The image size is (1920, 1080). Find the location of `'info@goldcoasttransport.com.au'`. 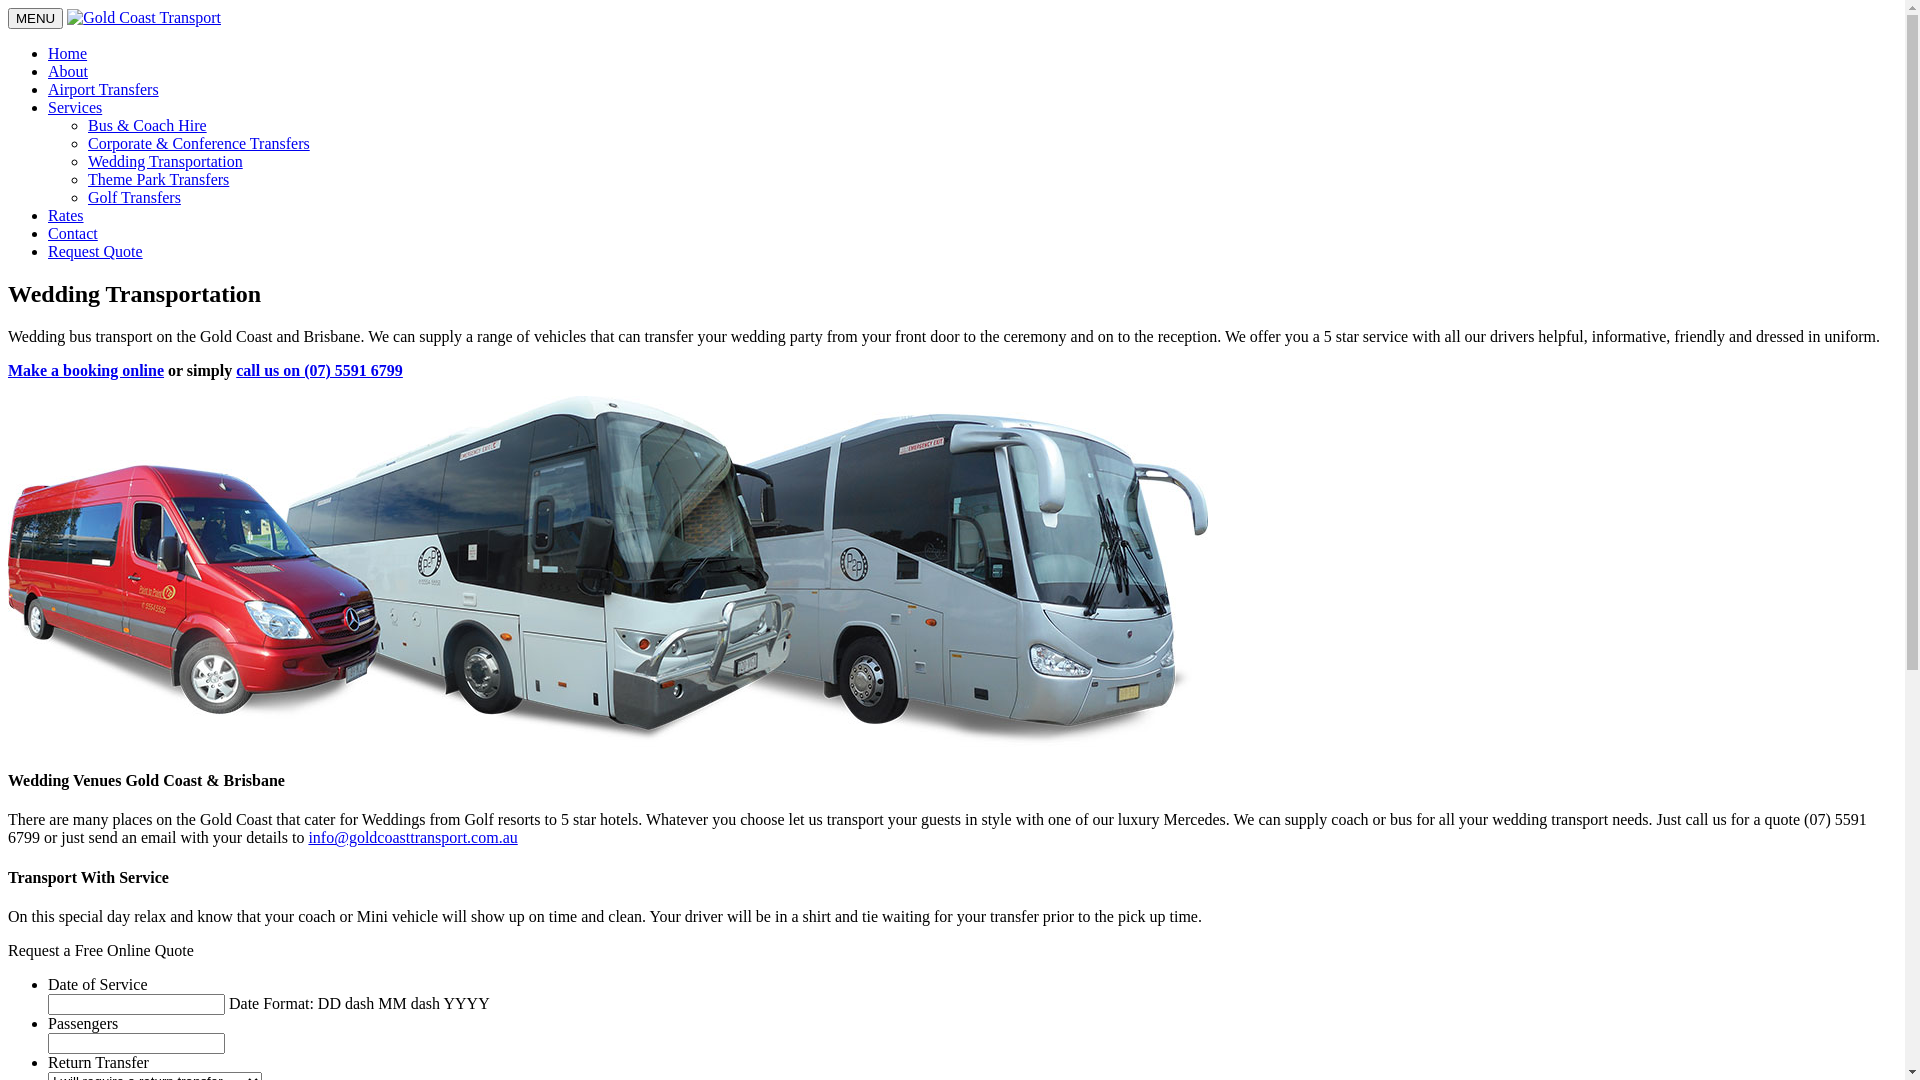

'info@goldcoasttransport.com.au' is located at coordinates (411, 837).